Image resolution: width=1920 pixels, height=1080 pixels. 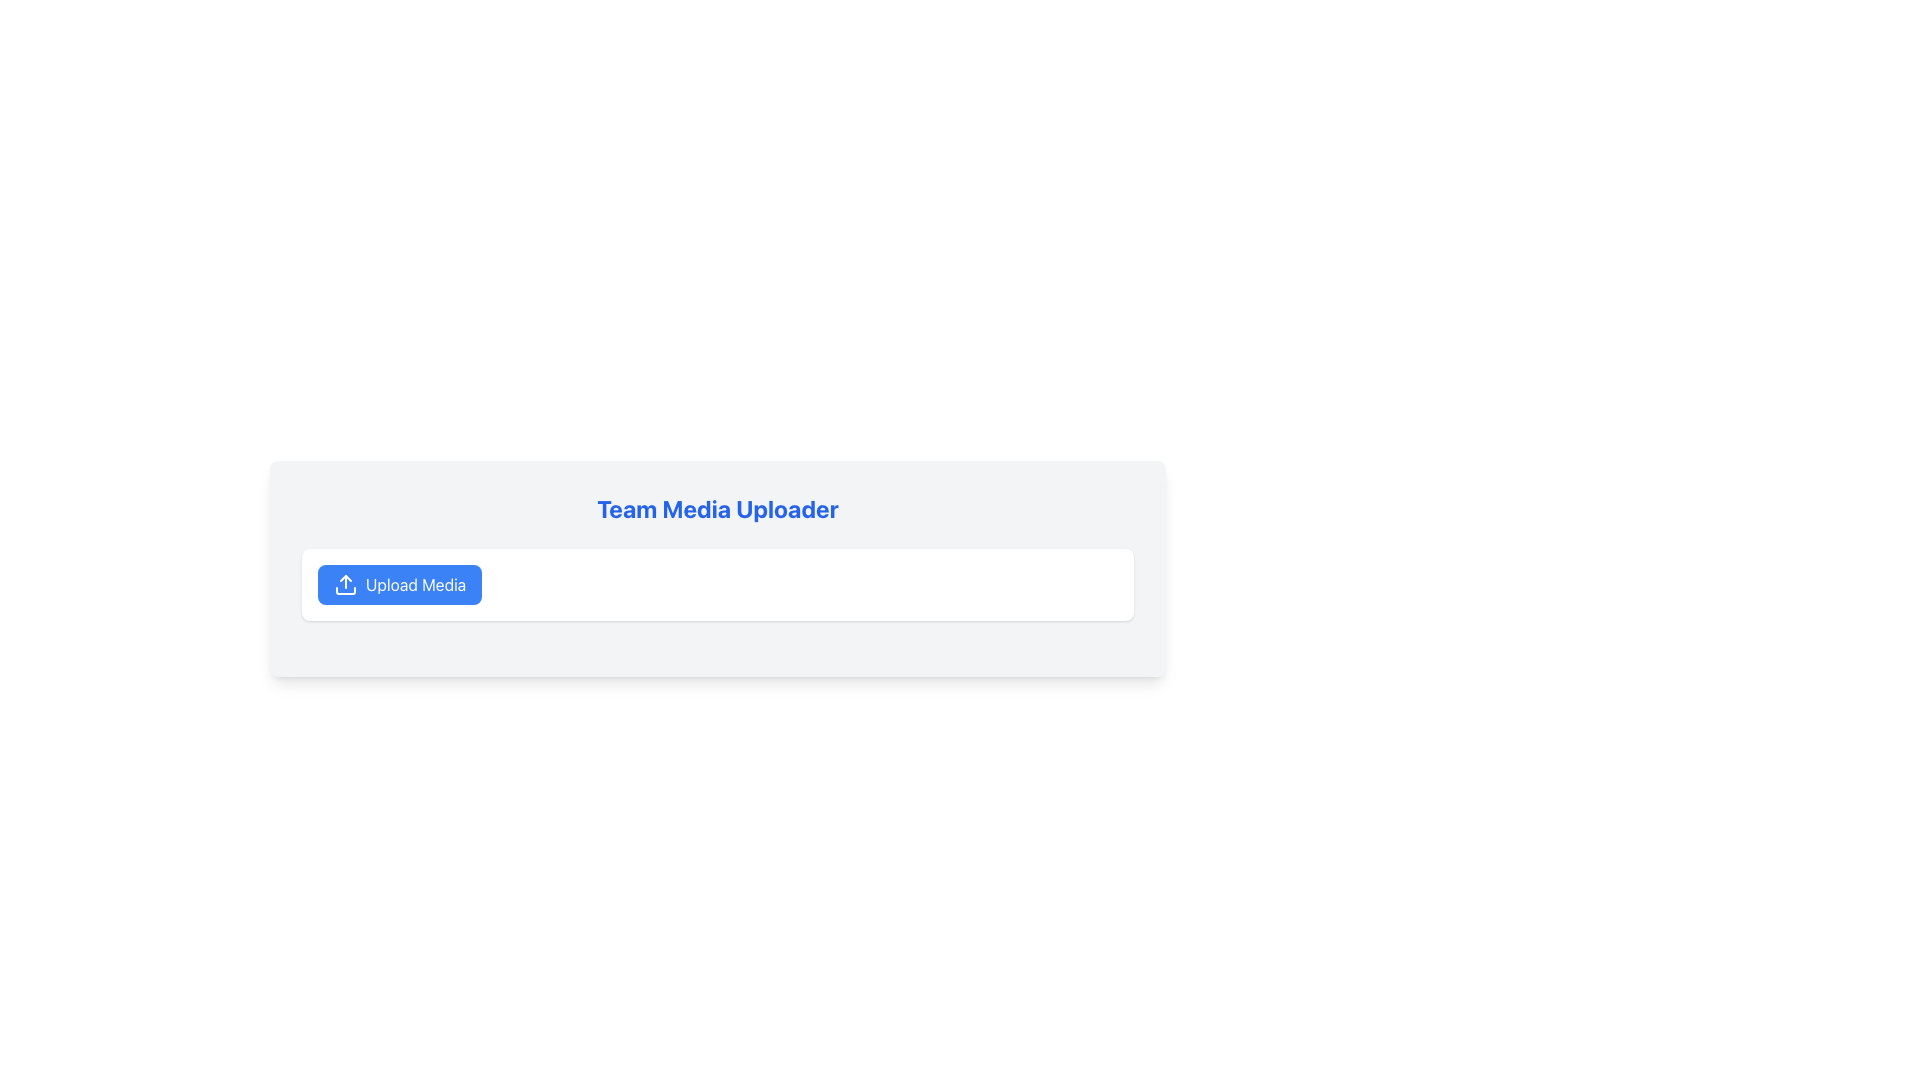 I want to click on the lower part of the upload symbol graphic icon, which is part of the button labeled 'Upload Media', so click(x=345, y=589).